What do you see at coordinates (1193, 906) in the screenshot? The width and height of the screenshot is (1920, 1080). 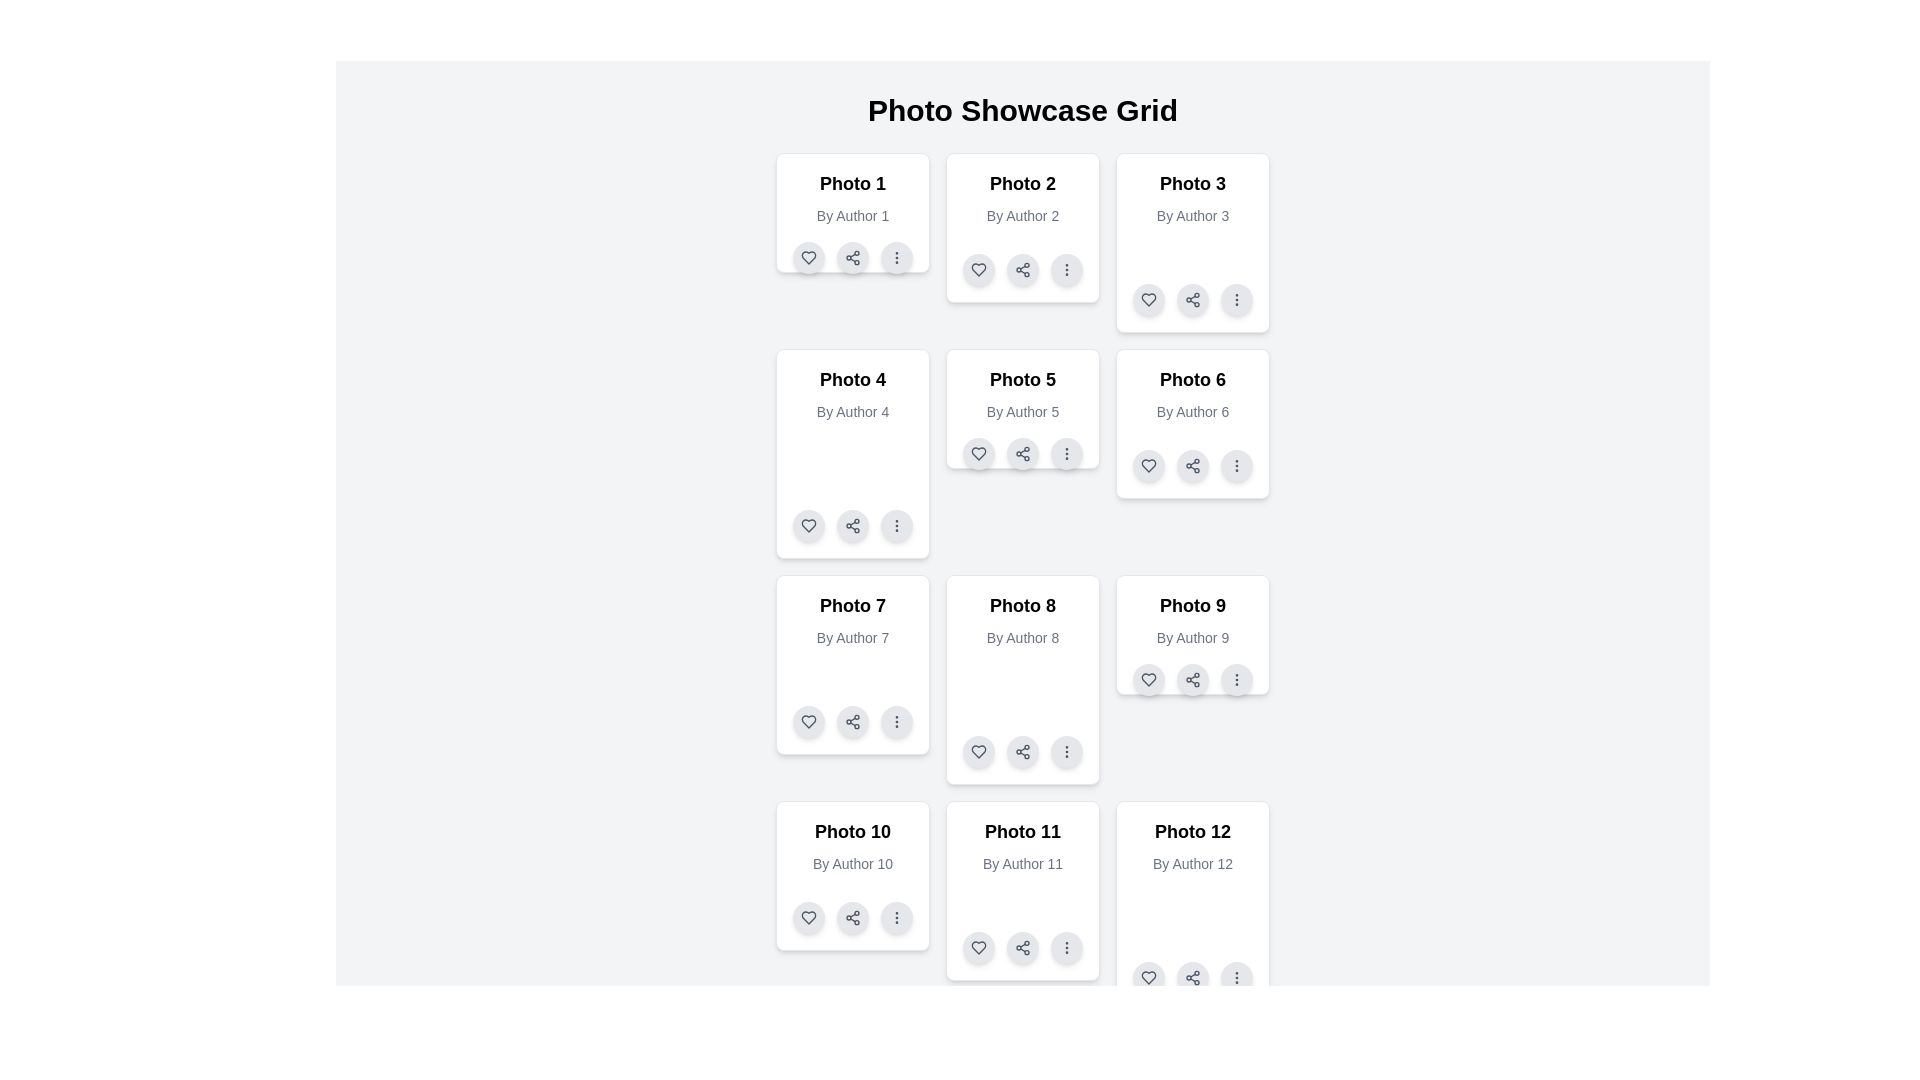 I see `the interactive buttons on the Card component located in the bottom-right of the grid layout` at bounding box center [1193, 906].